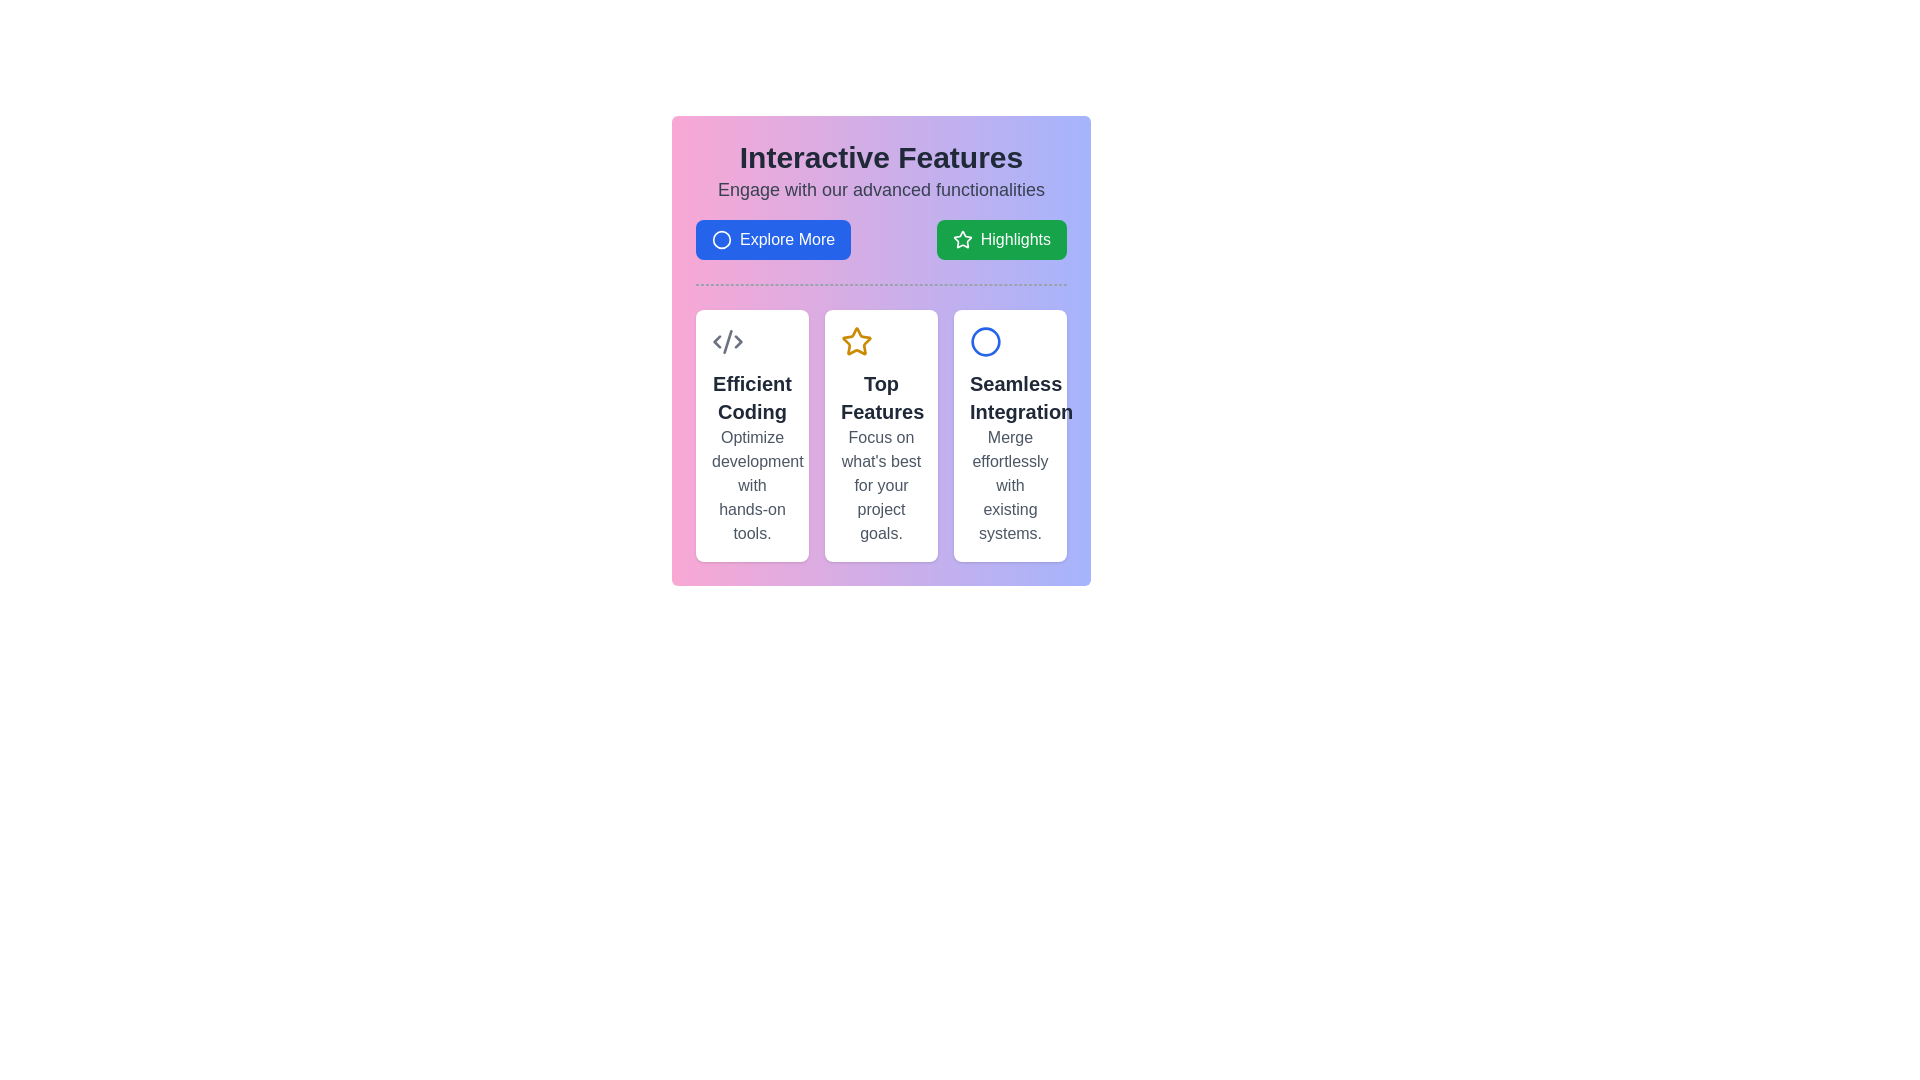 The width and height of the screenshot is (1920, 1080). I want to click on the green button labeled 'Highlights' with a white star icon, so click(1001, 238).